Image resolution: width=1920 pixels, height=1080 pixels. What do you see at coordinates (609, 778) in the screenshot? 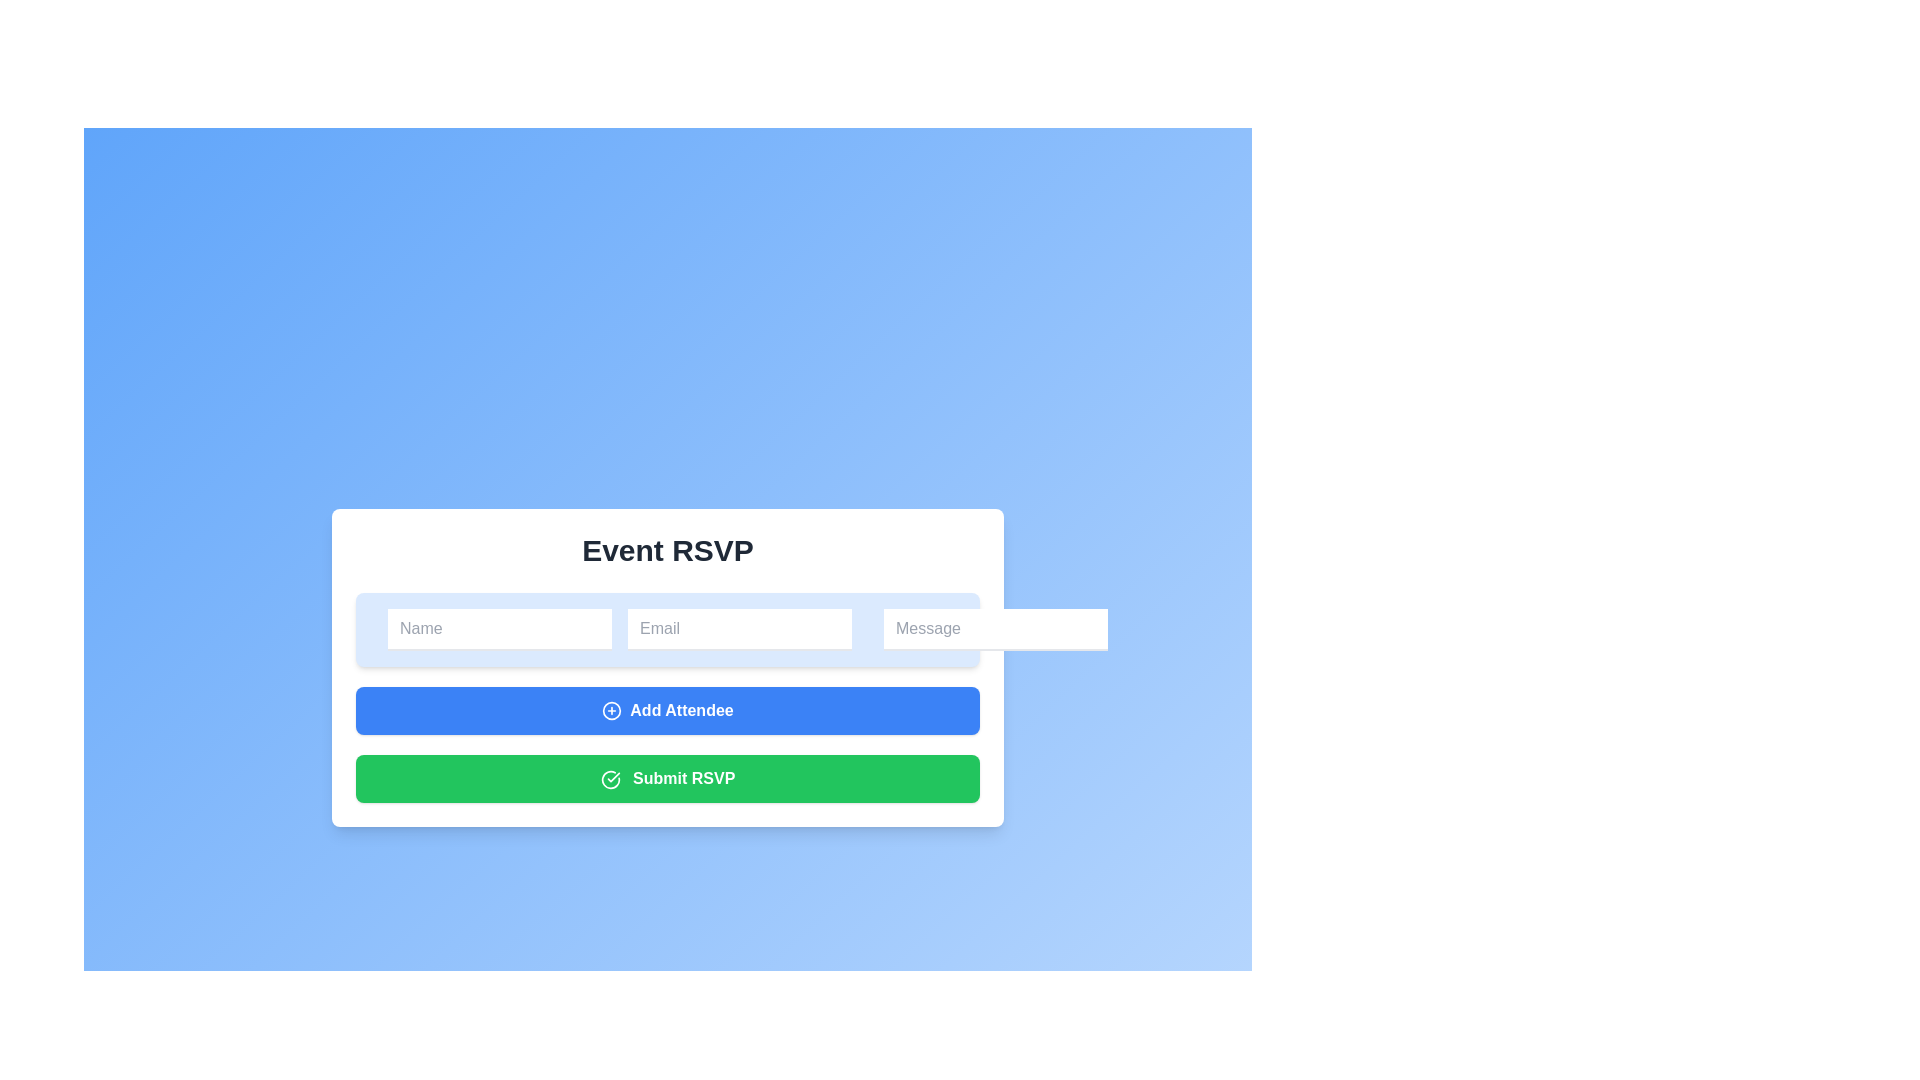
I see `the circular icon with a checkmark located to the left of the 'Submit RSVP' text within the green rectangular button at the bottom of the form` at bounding box center [609, 778].